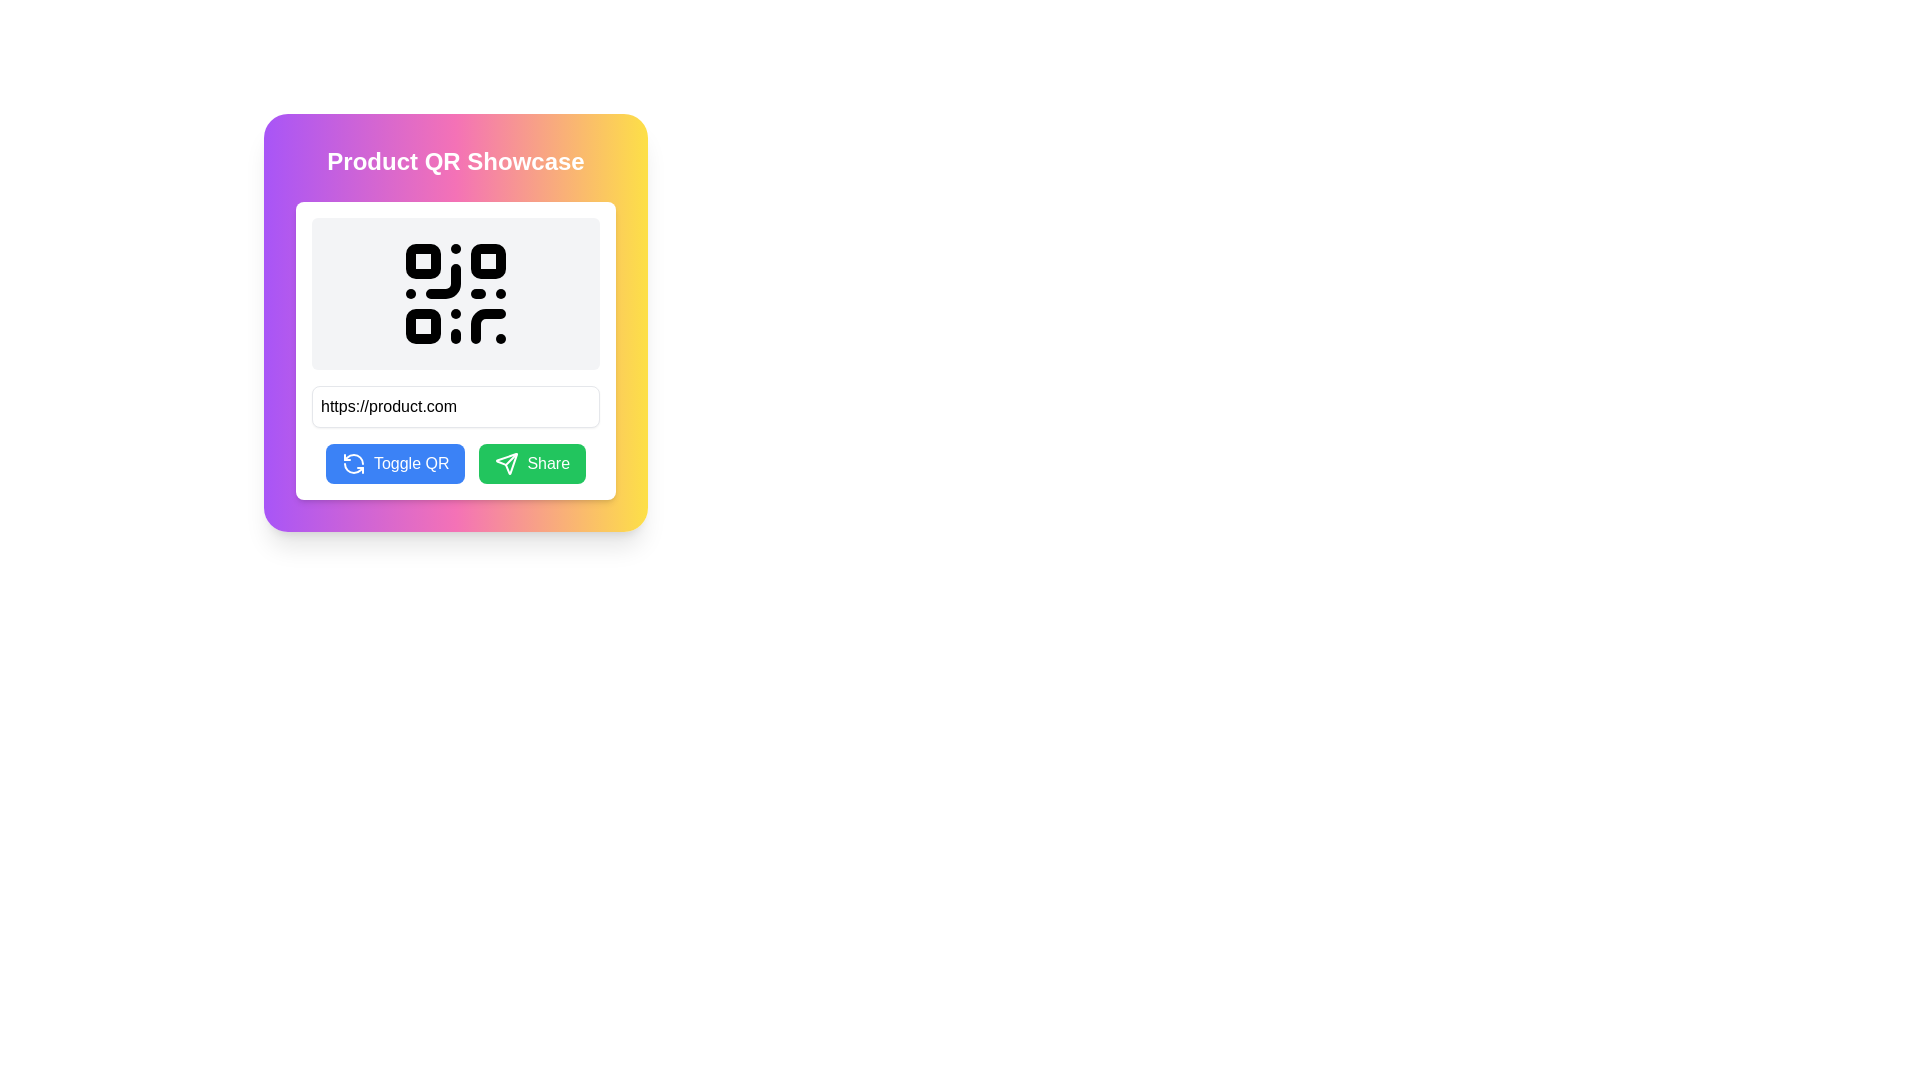 Image resolution: width=1920 pixels, height=1080 pixels. What do you see at coordinates (532, 463) in the screenshot?
I see `the 'Share' button` at bounding box center [532, 463].